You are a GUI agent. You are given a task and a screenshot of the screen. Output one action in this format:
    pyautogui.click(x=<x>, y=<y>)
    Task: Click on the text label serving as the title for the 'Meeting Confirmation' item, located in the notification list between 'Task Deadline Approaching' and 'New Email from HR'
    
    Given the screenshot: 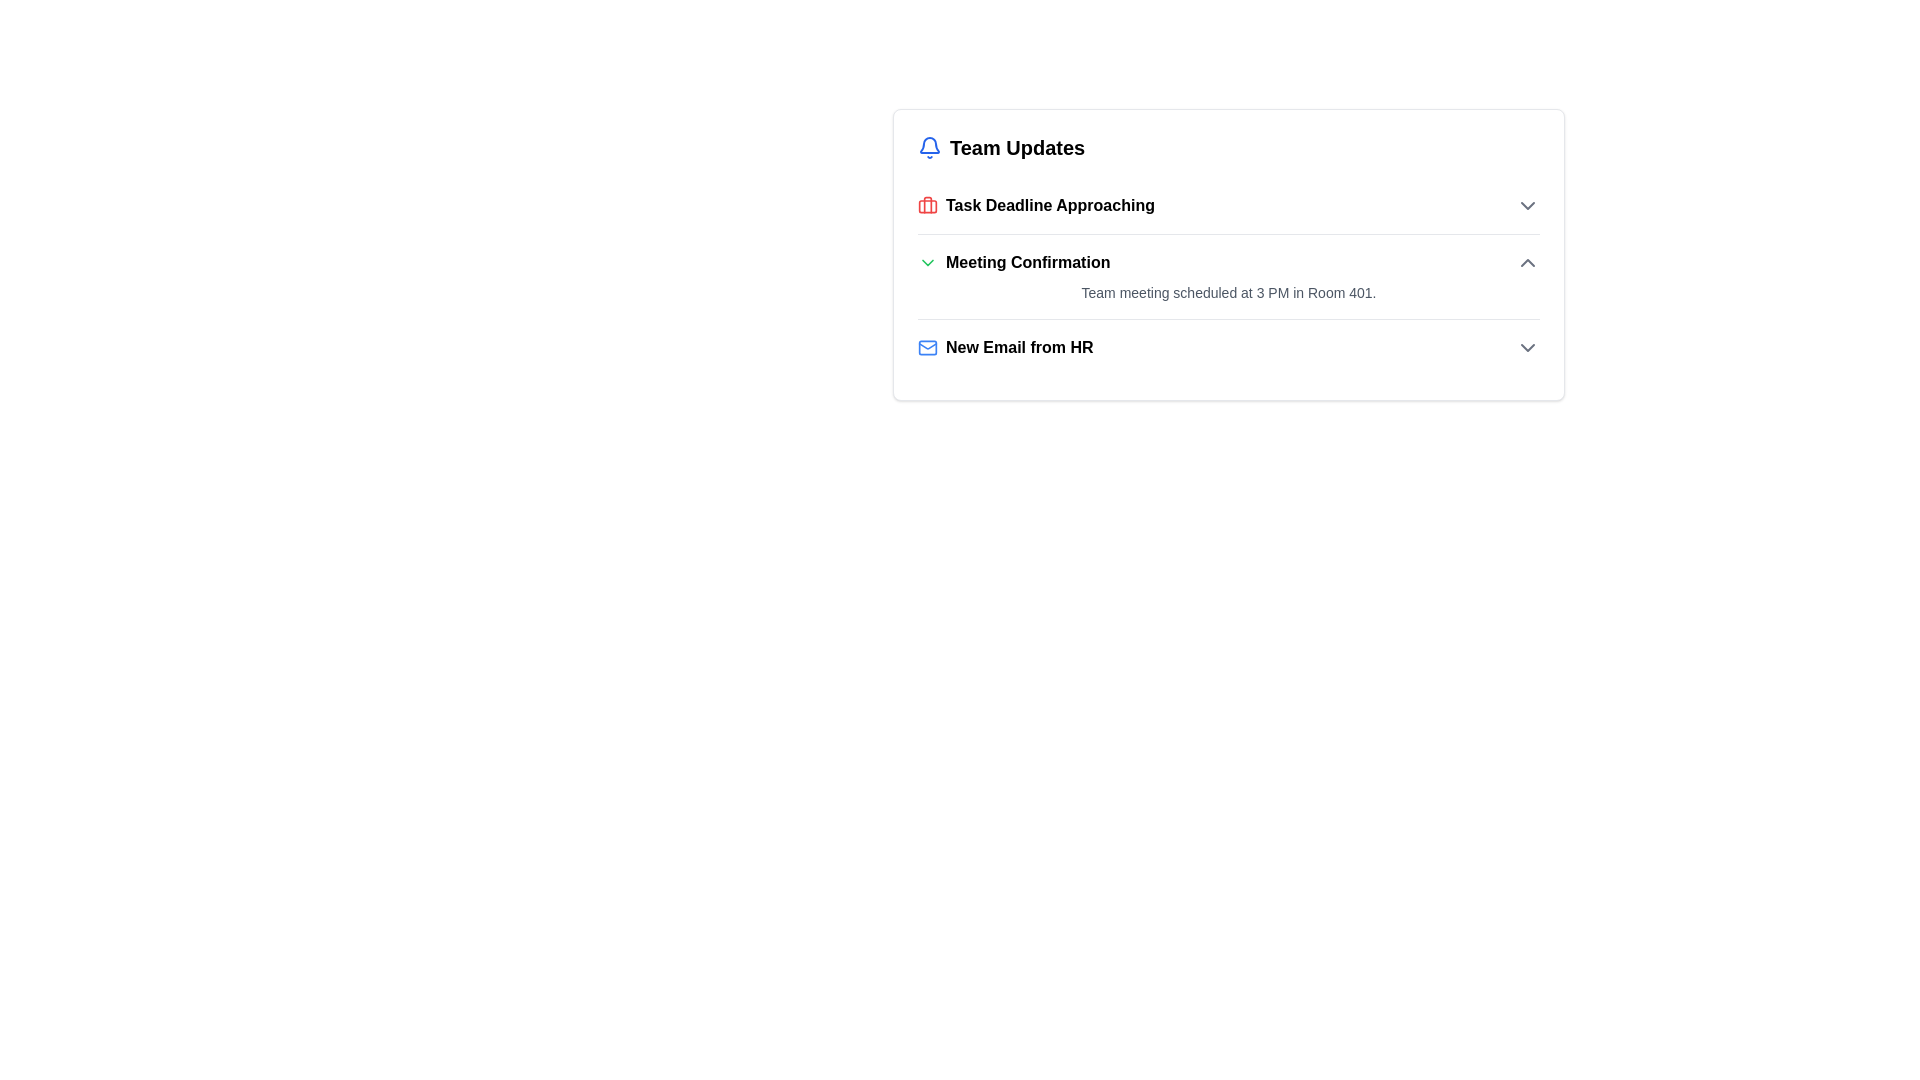 What is the action you would take?
    pyautogui.click(x=1014, y=261)
    